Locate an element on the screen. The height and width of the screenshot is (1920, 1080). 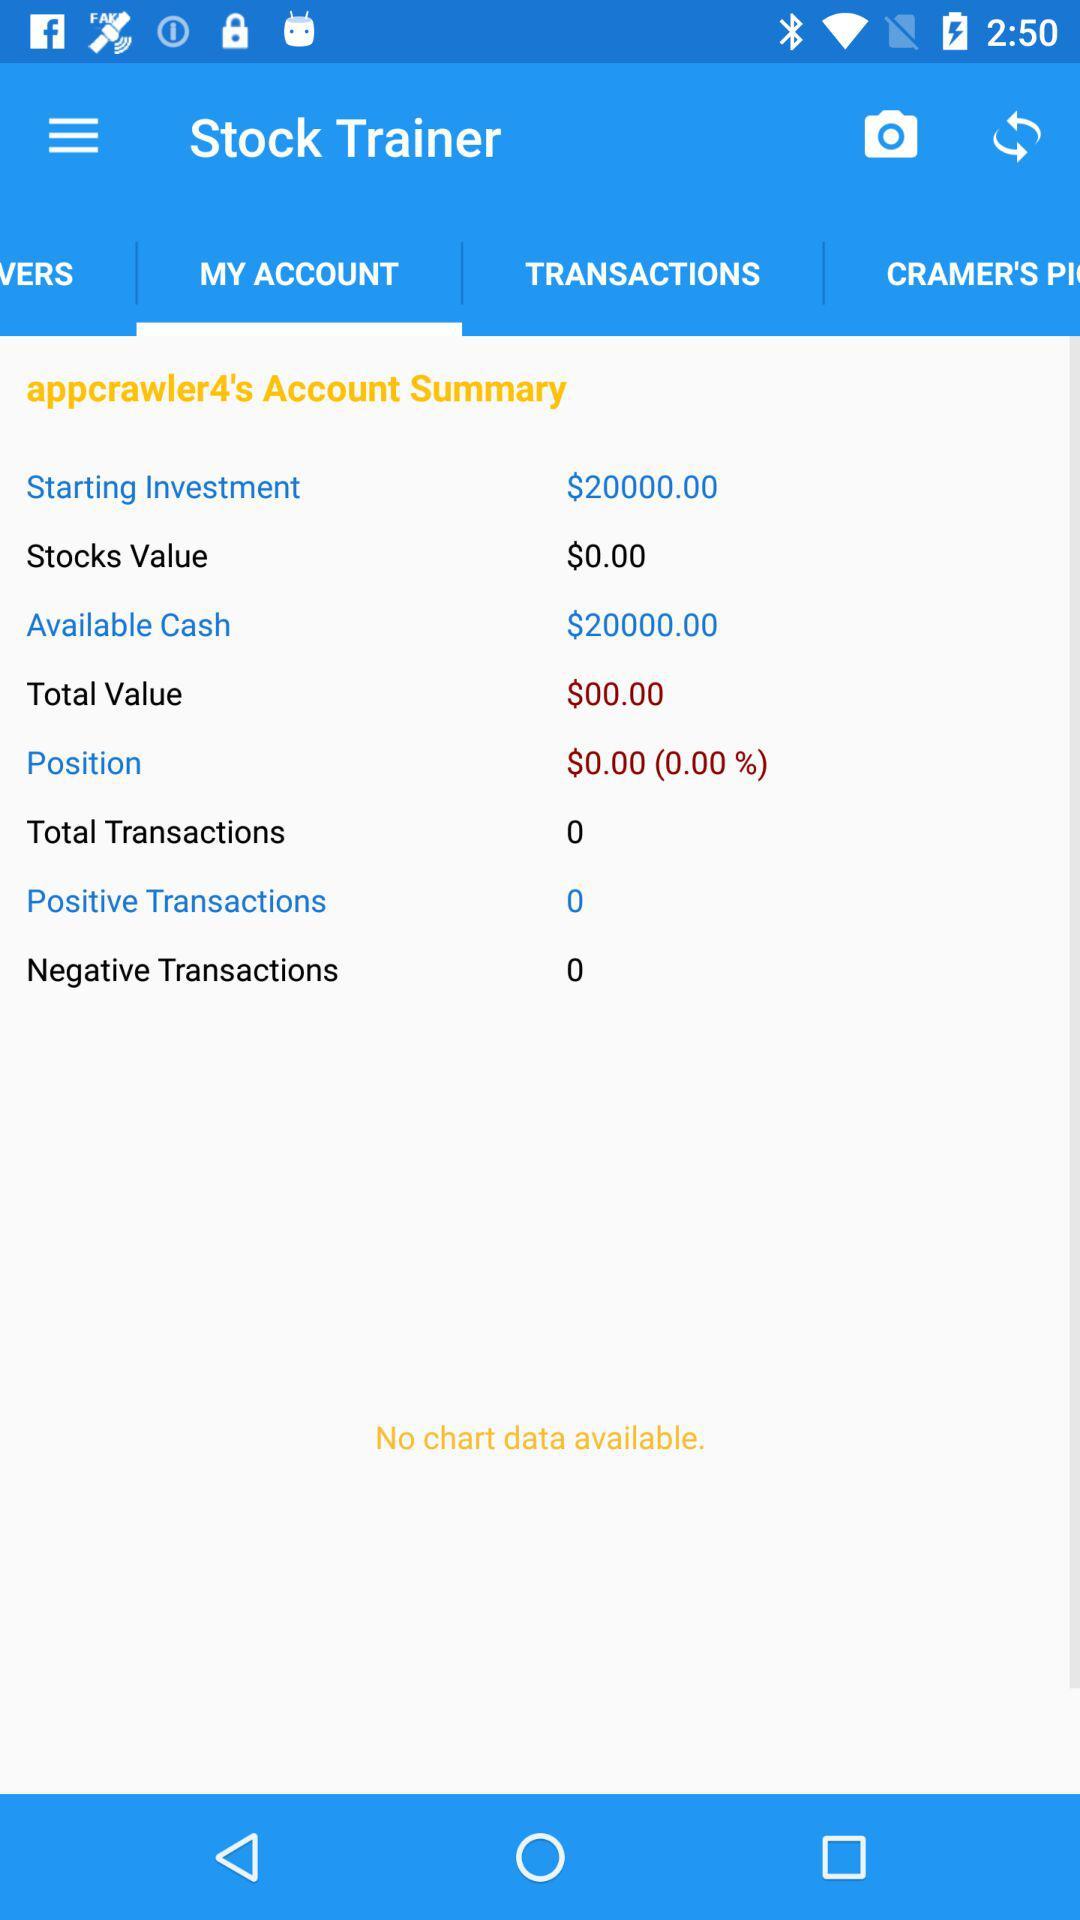
app to the right of the transactions app is located at coordinates (890, 135).